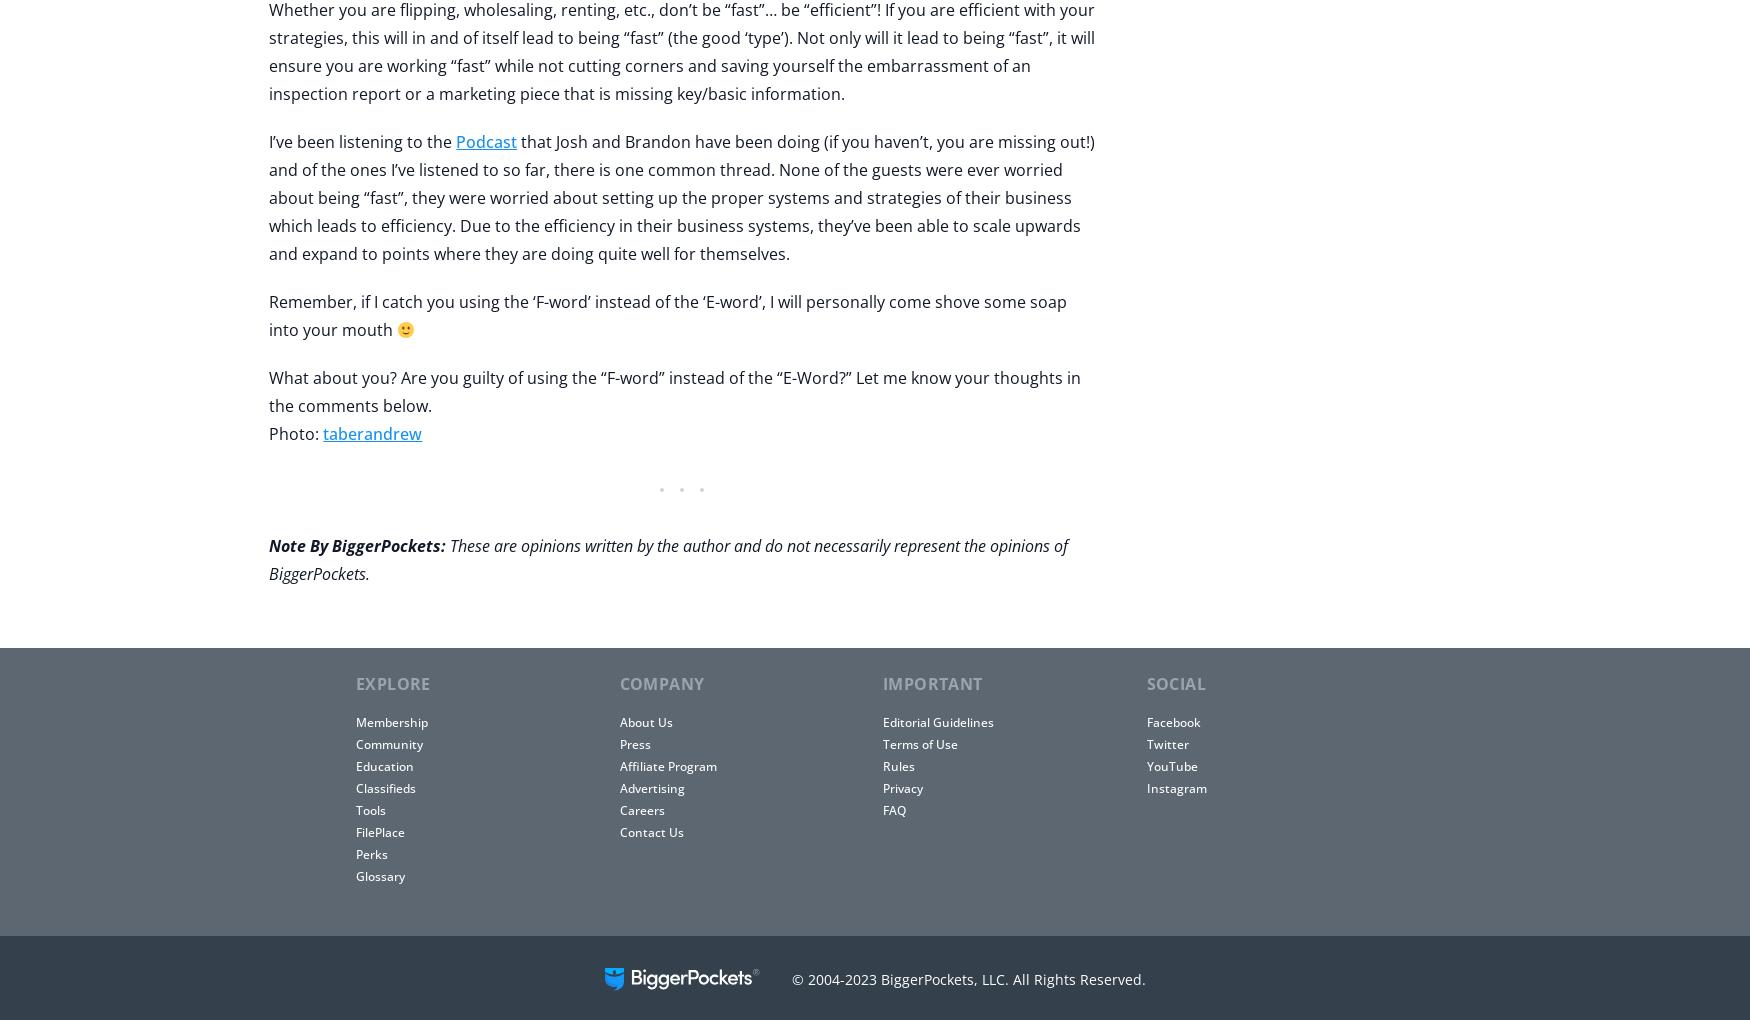  Describe the element at coordinates (379, 832) in the screenshot. I see `'FilePlace'` at that location.